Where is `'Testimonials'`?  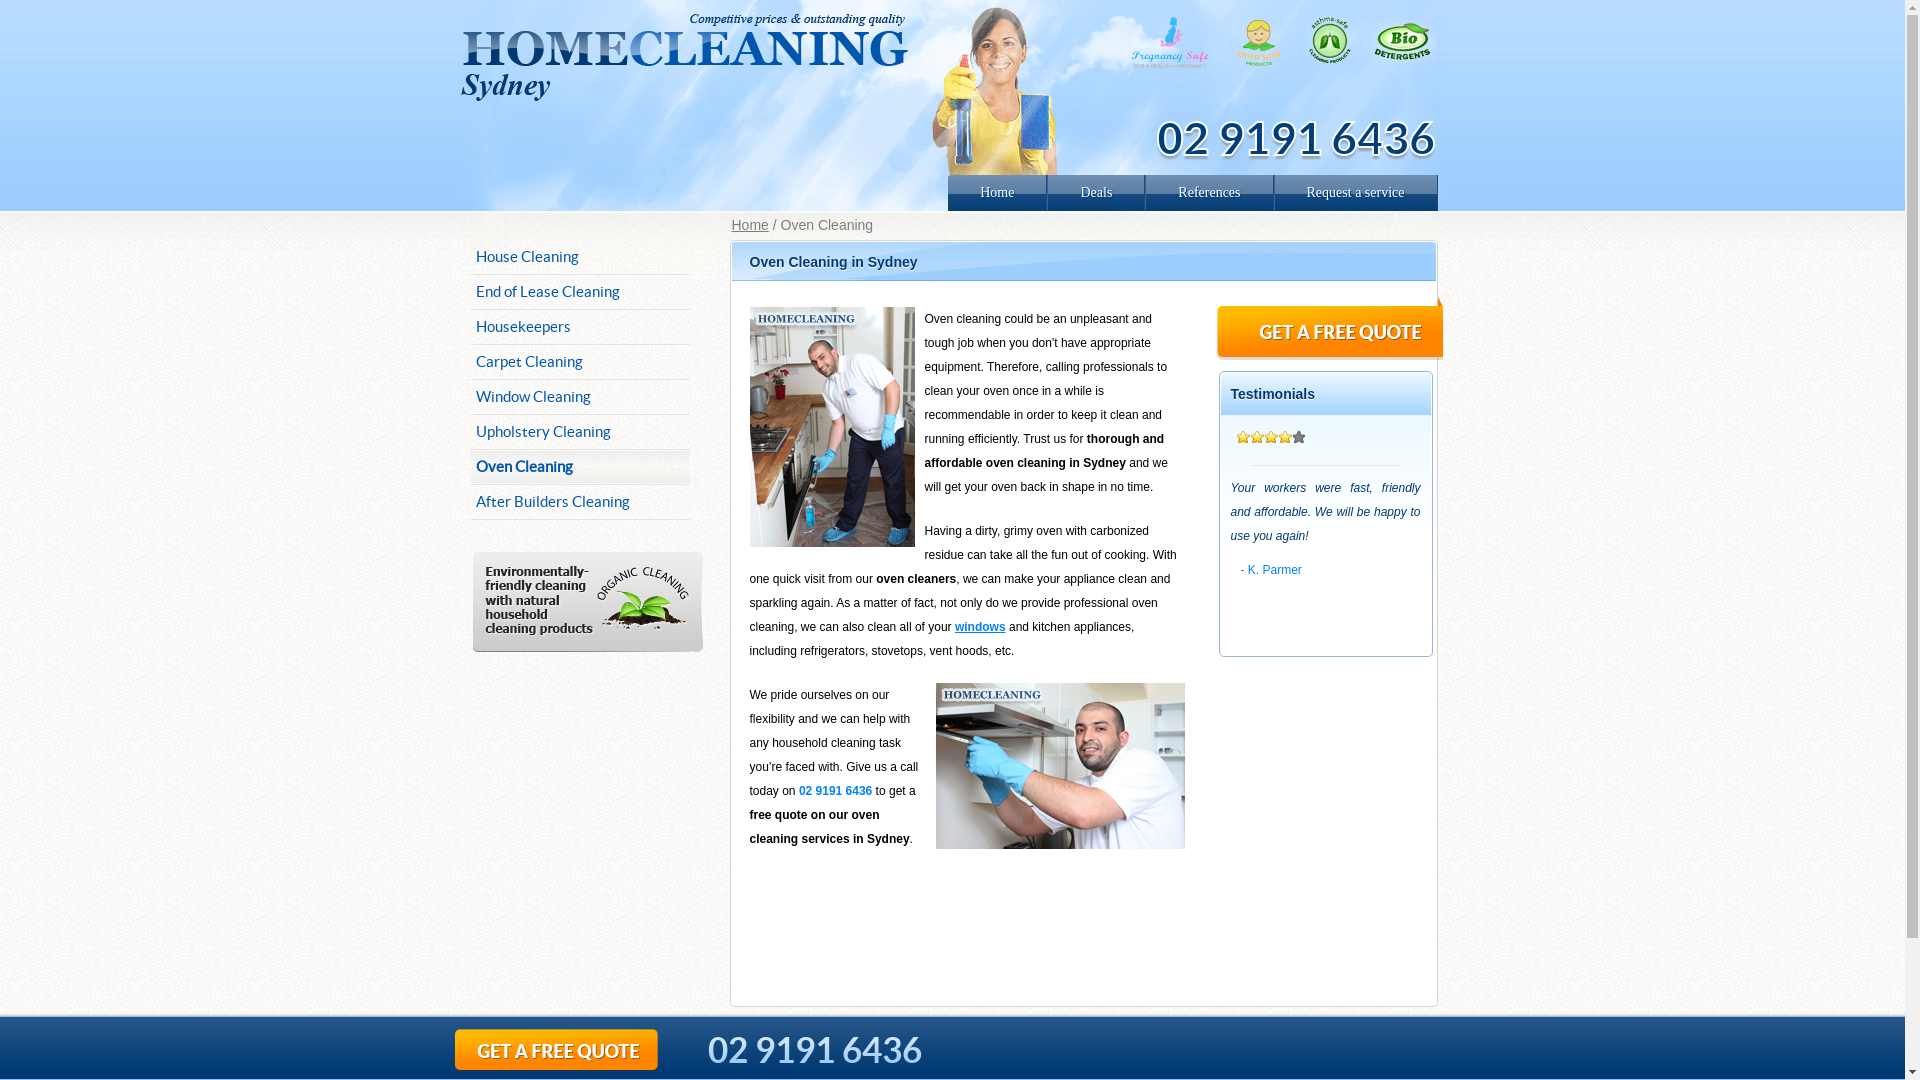 'Testimonials' is located at coordinates (1324, 393).